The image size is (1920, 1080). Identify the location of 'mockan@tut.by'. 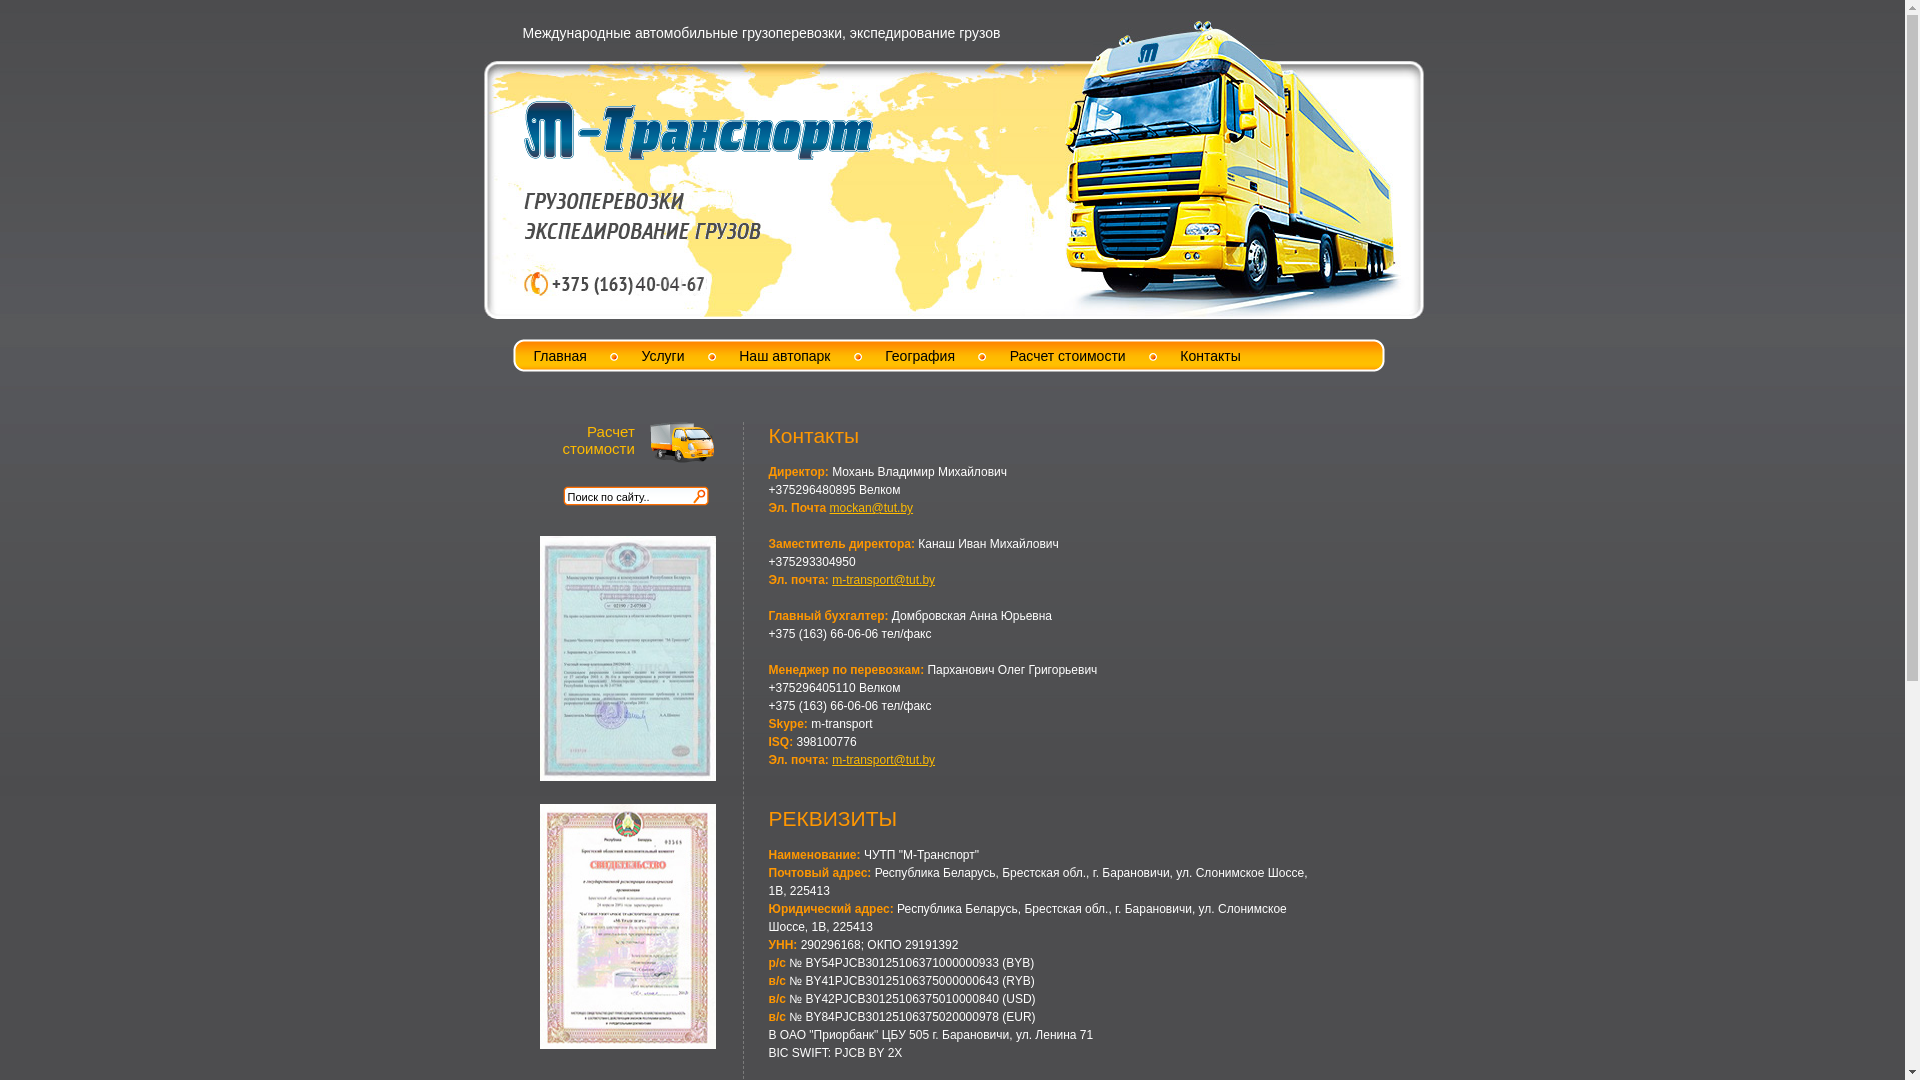
(872, 507).